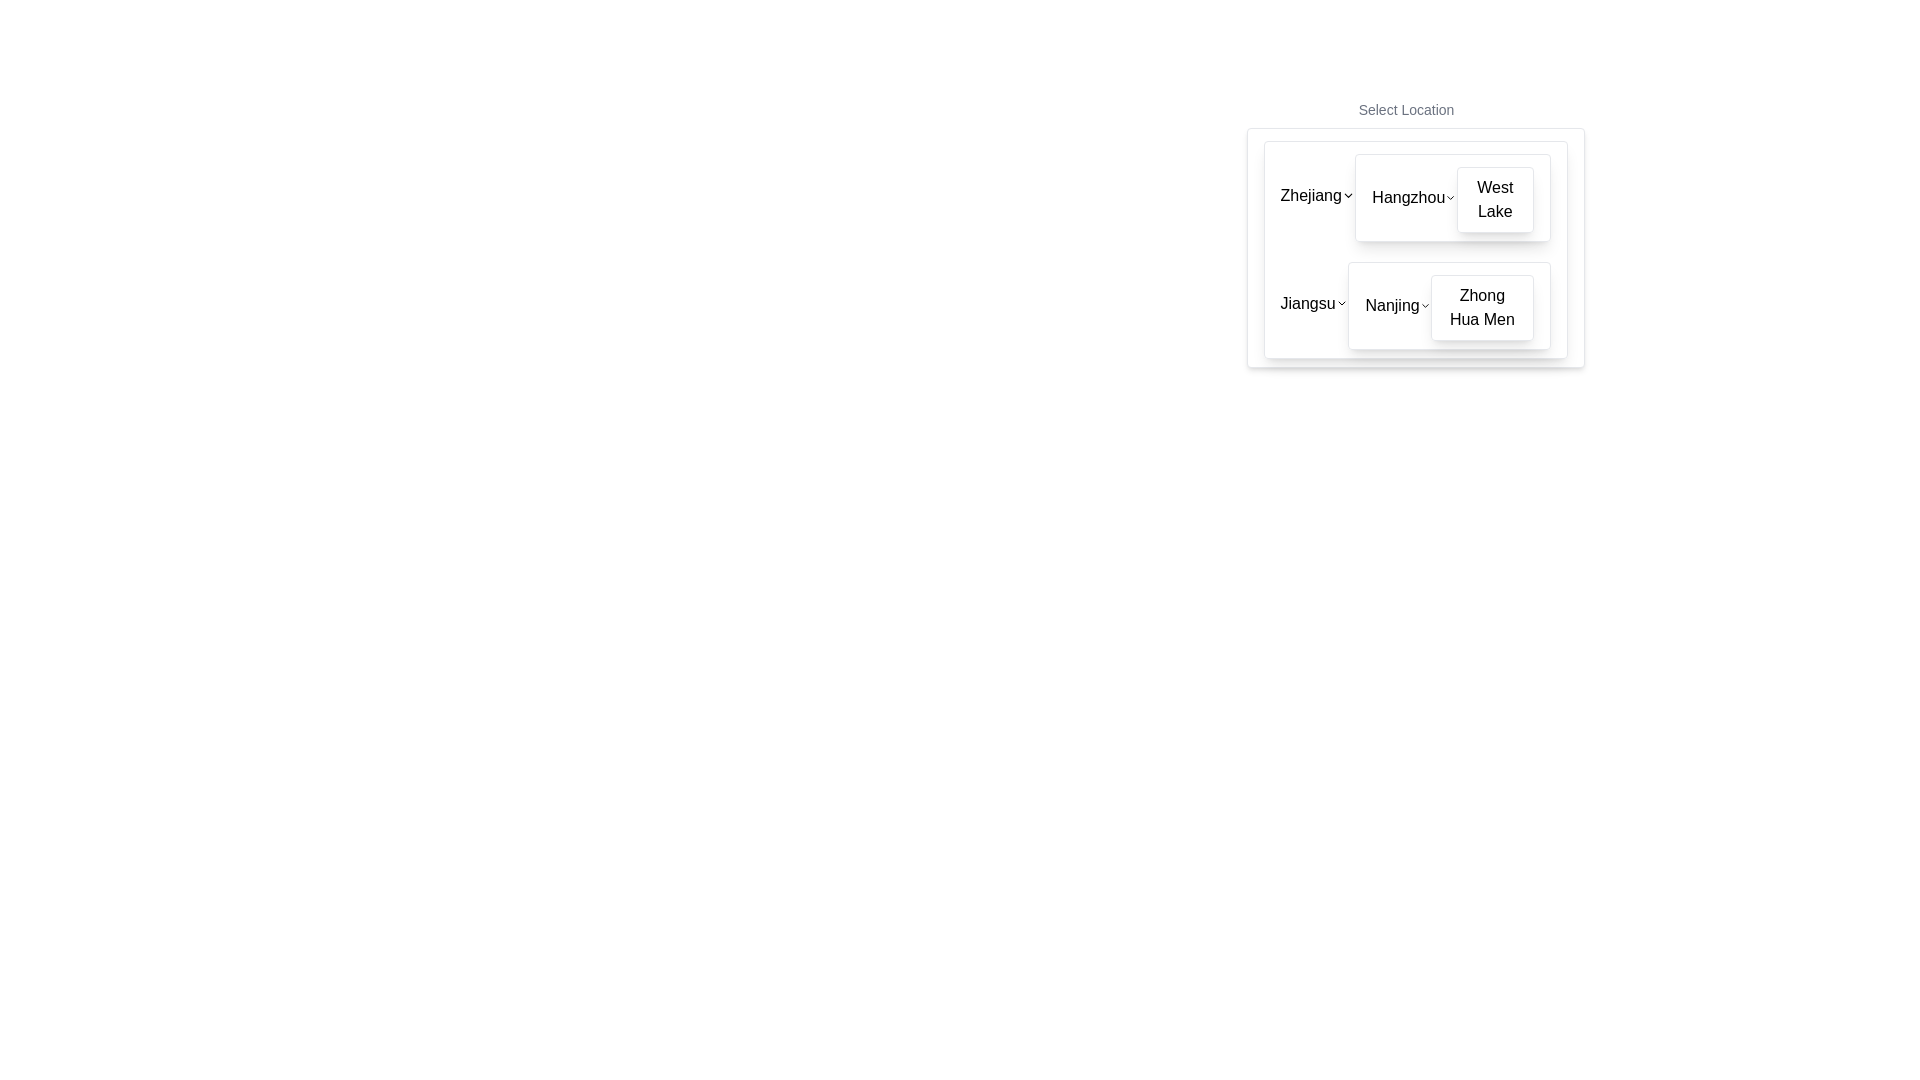  I want to click on the Dropdown selector option labeled 'Hangzhou' located in the top-right segment of the interface, so click(1405, 208).